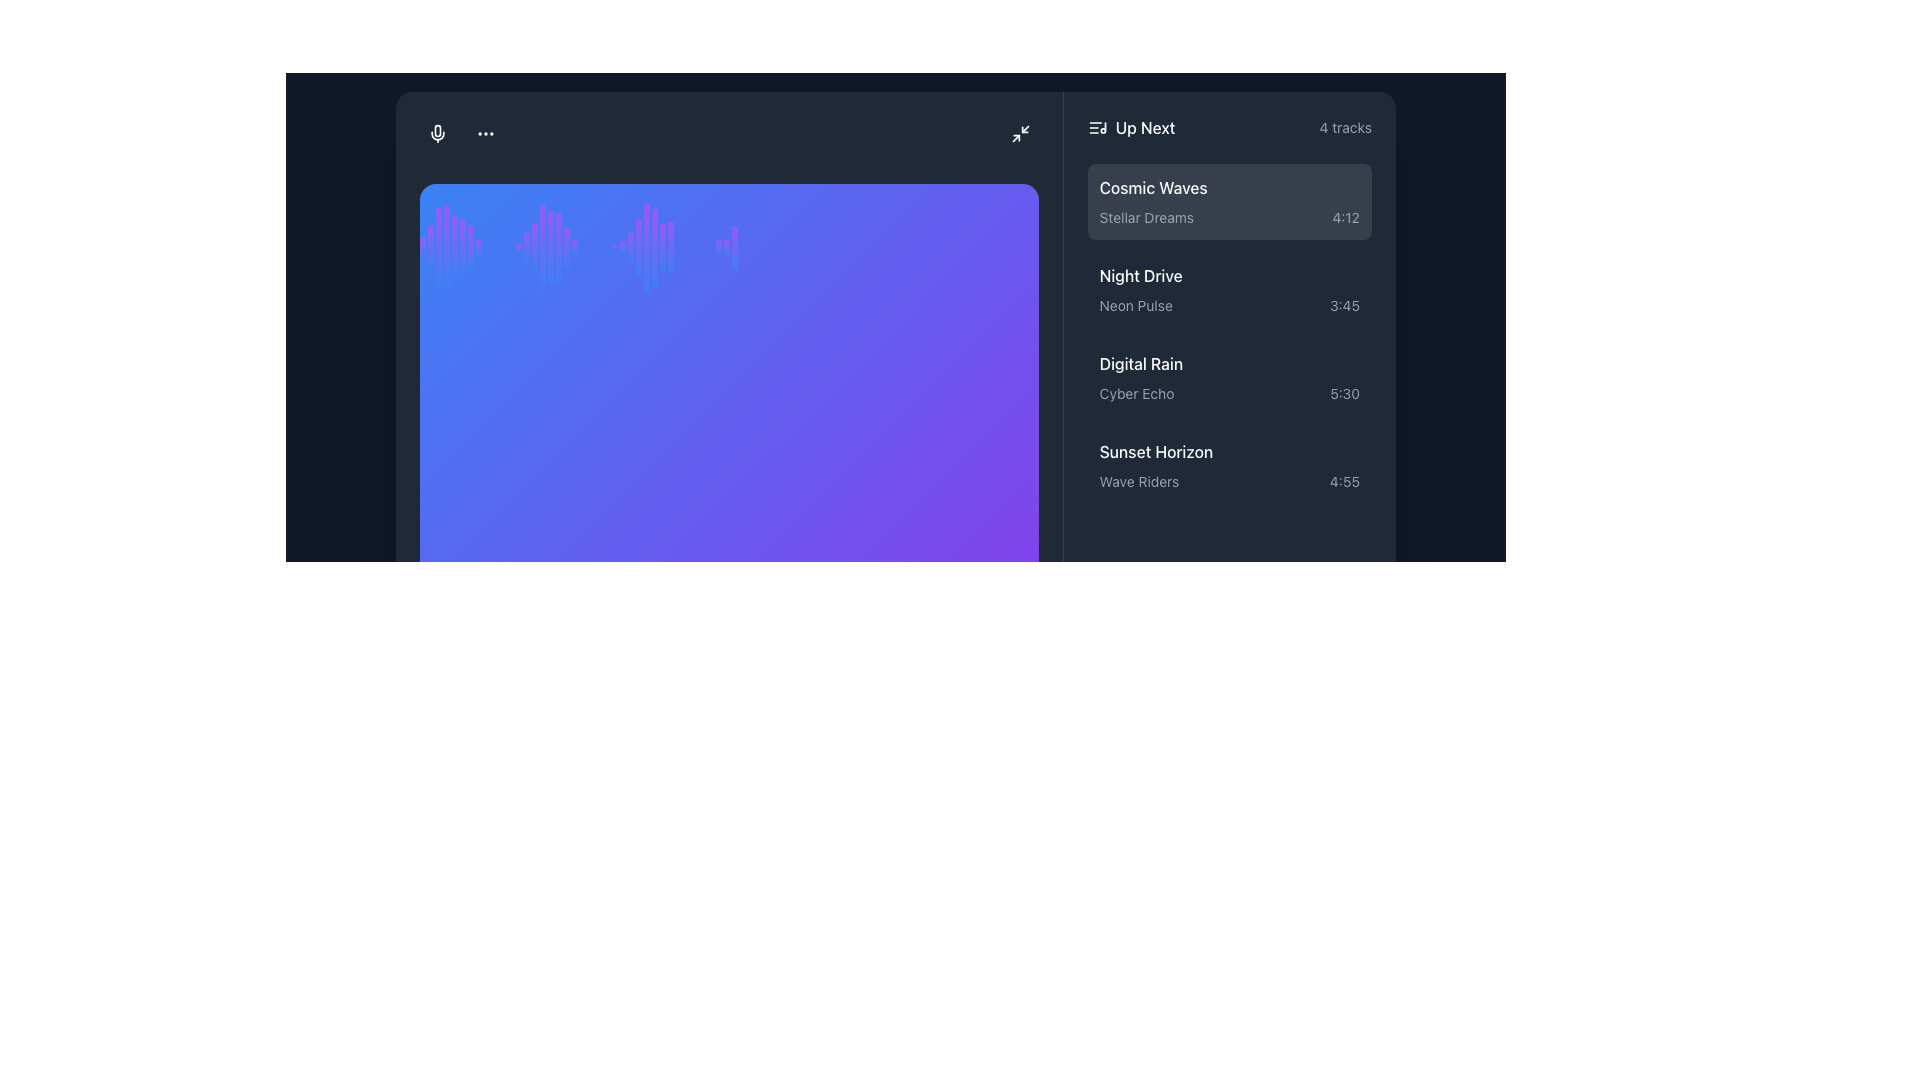 This screenshot has width=1920, height=1080. I want to click on the text label displaying 'Up Next' which is positioned in the top-right section of the interface, near a musical note icon and above the list of tracks, so click(1145, 127).